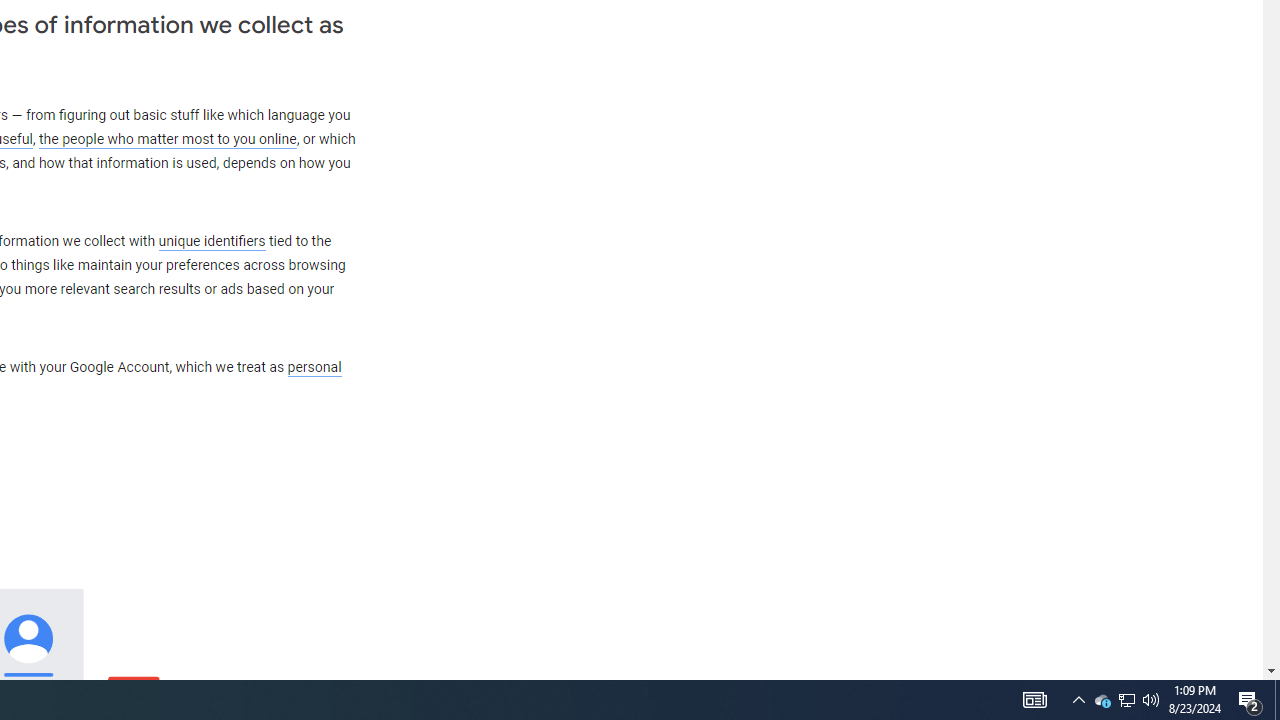  Describe the element at coordinates (167, 138) in the screenshot. I see `'the people who matter most to you online'` at that location.